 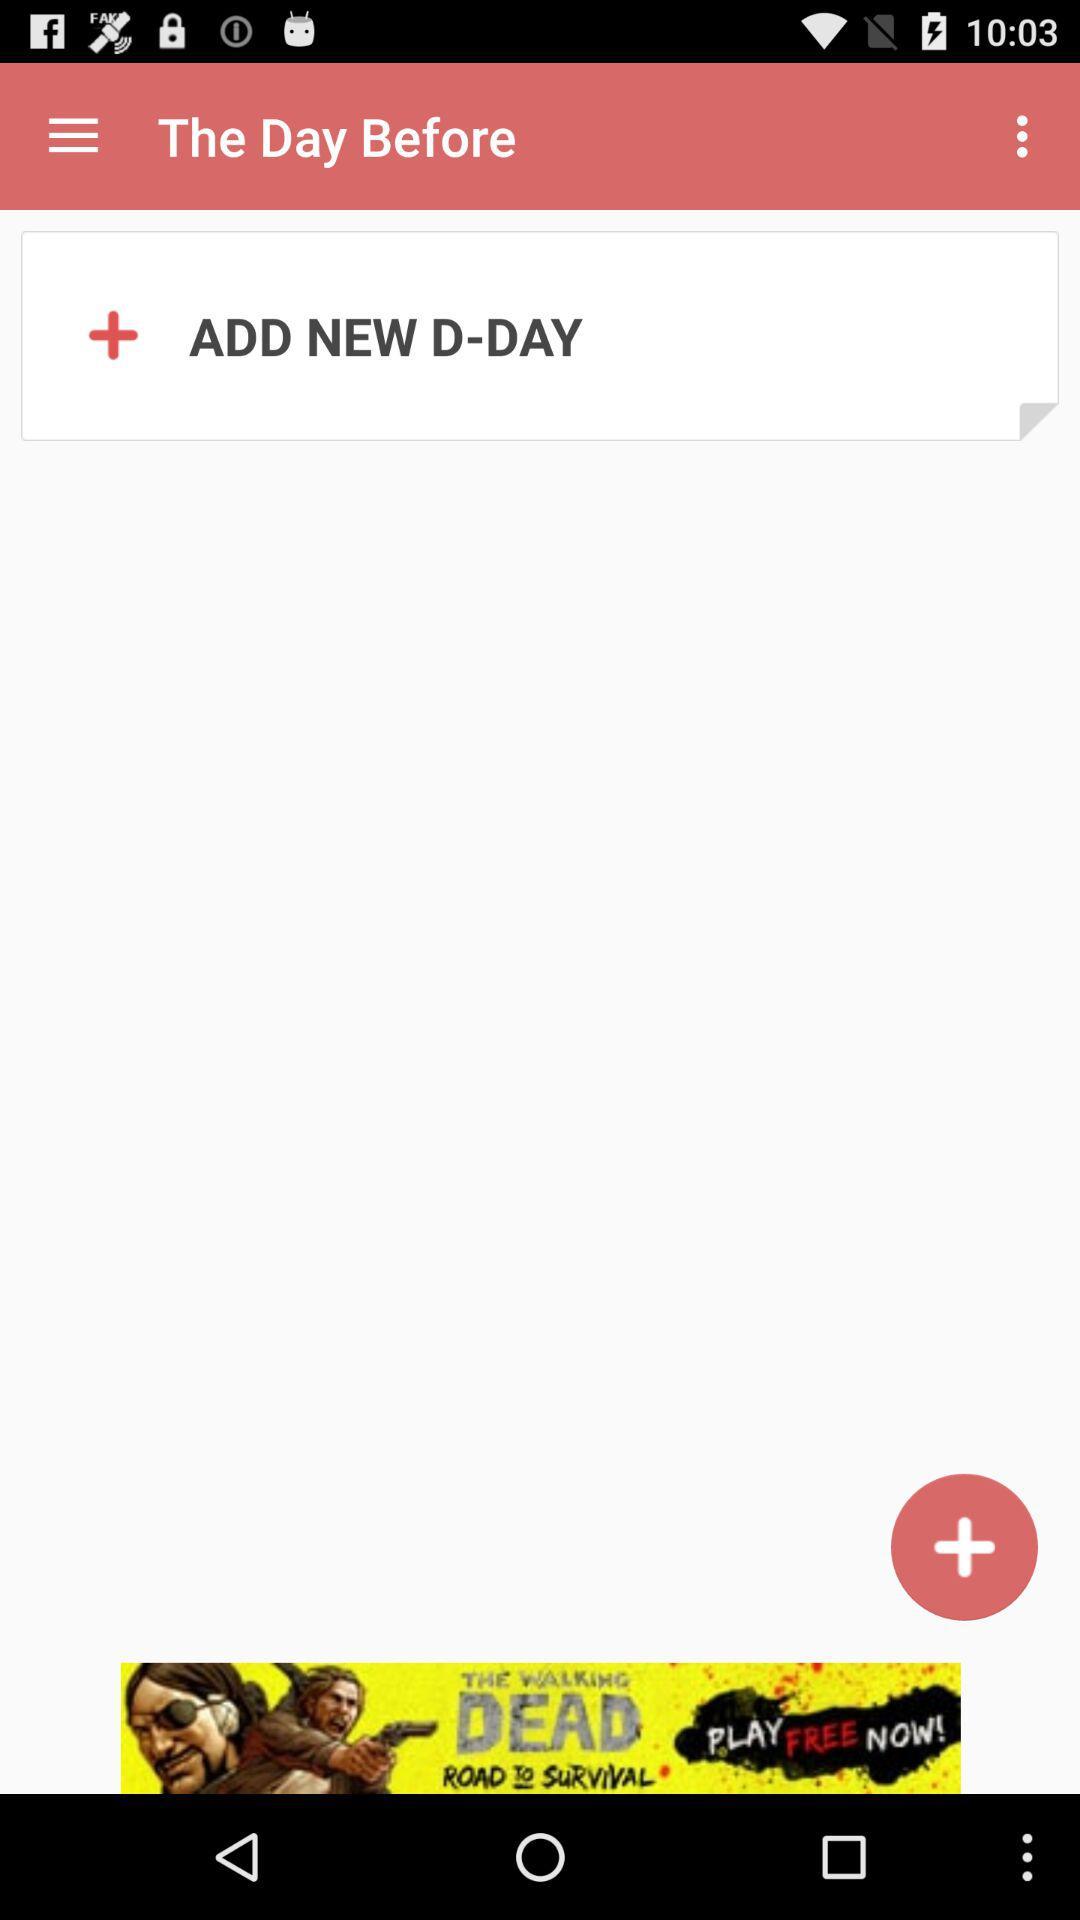 What do you see at coordinates (963, 1546) in the screenshot?
I see `a new d-day` at bounding box center [963, 1546].